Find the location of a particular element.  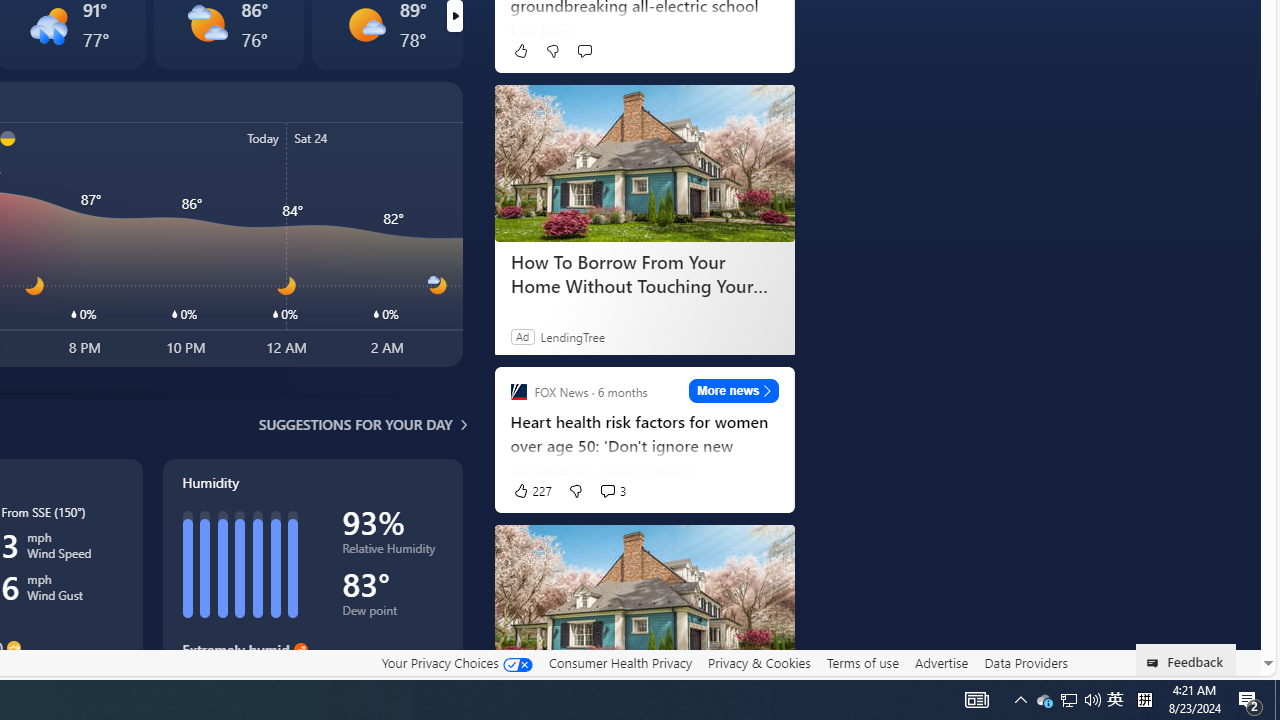

'Data Providers' is located at coordinates (1025, 663).